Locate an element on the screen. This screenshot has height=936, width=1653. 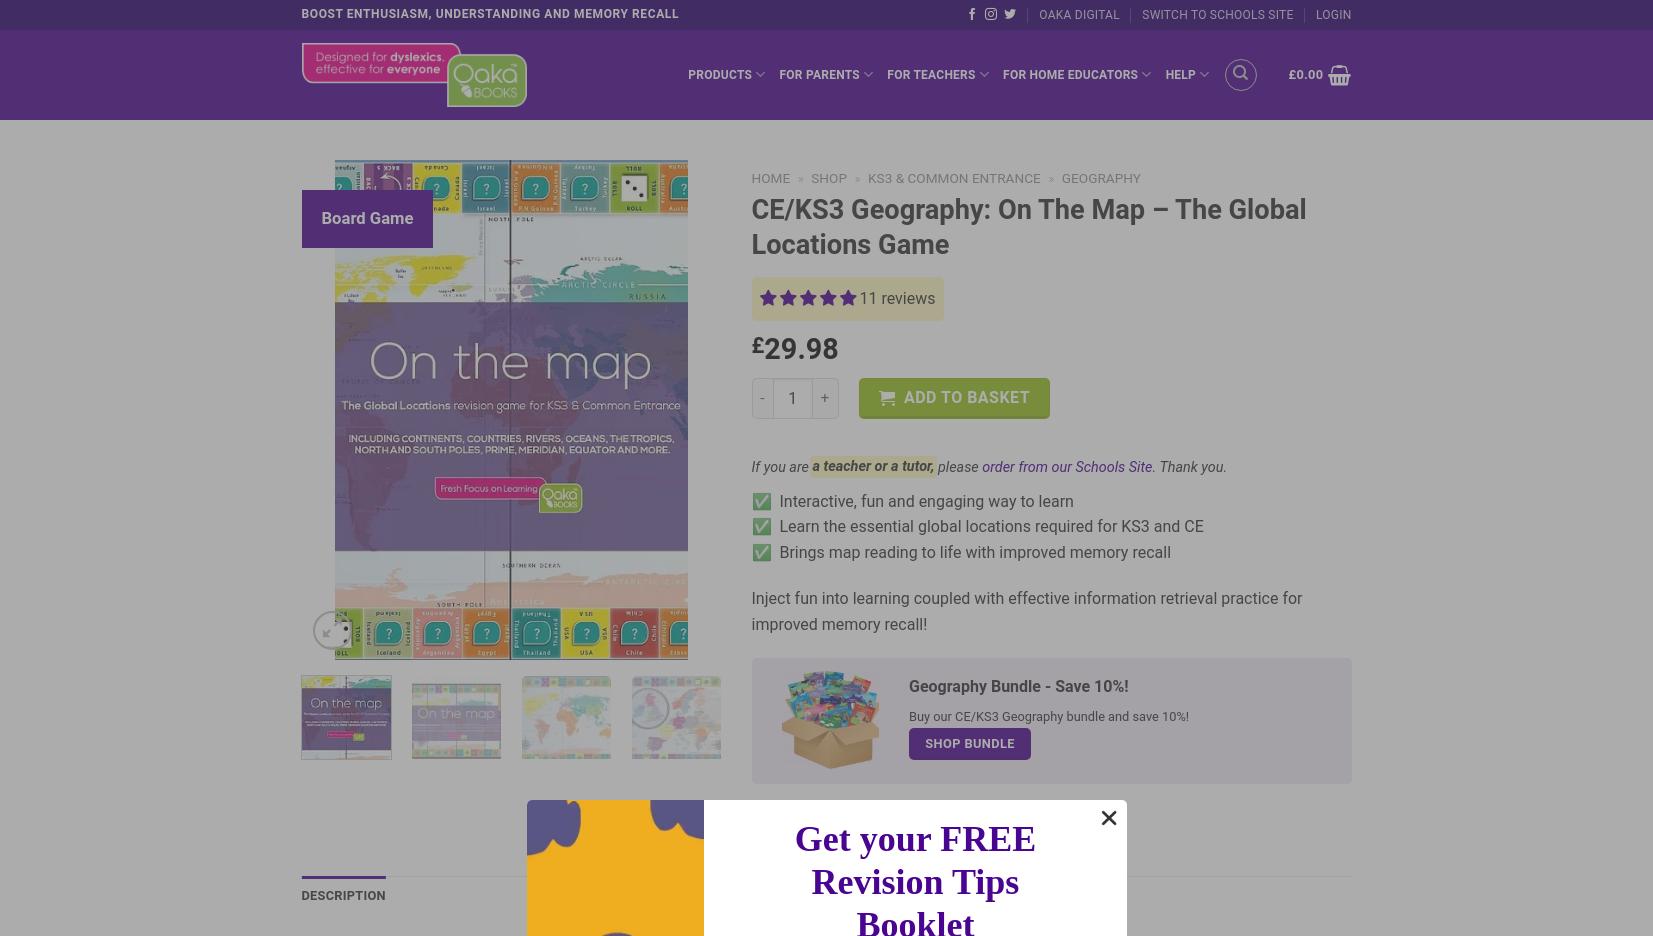
'Switch to Schools Site' is located at coordinates (1217, 13).